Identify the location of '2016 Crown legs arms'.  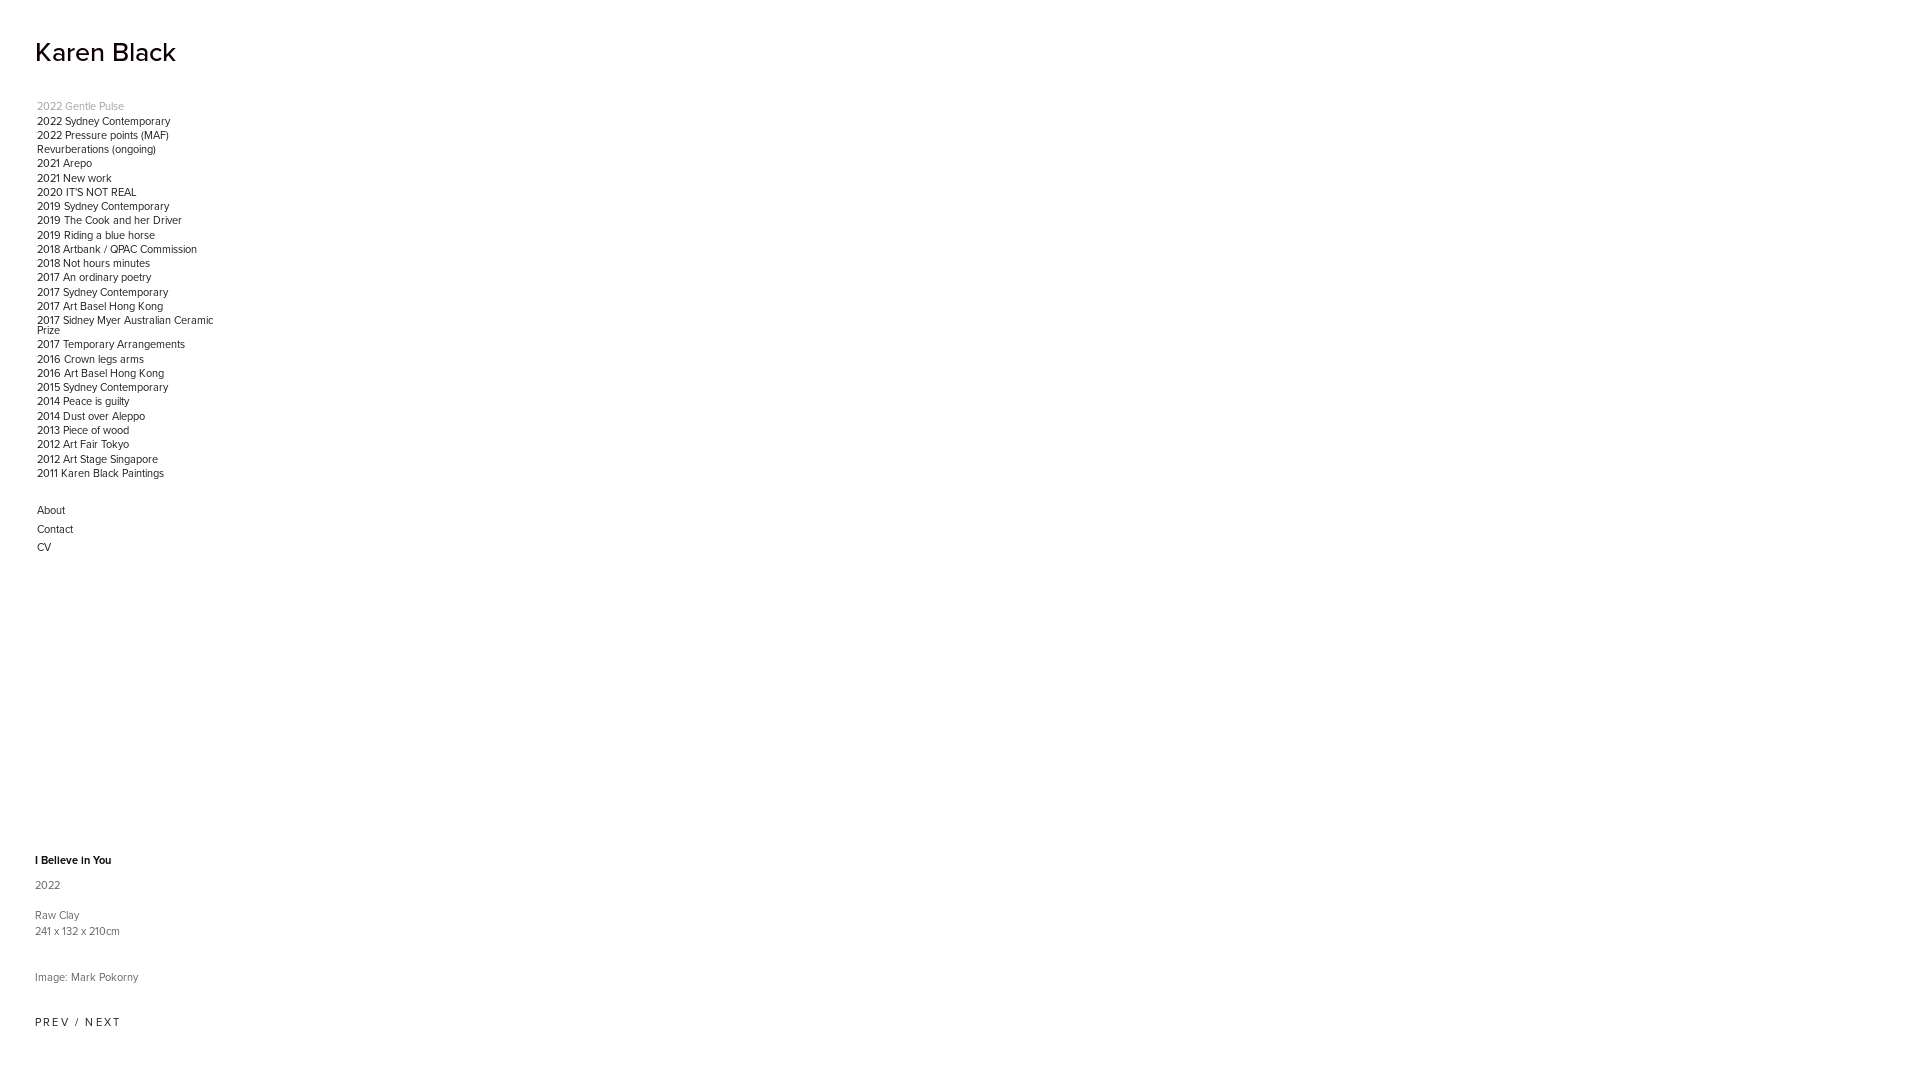
(128, 357).